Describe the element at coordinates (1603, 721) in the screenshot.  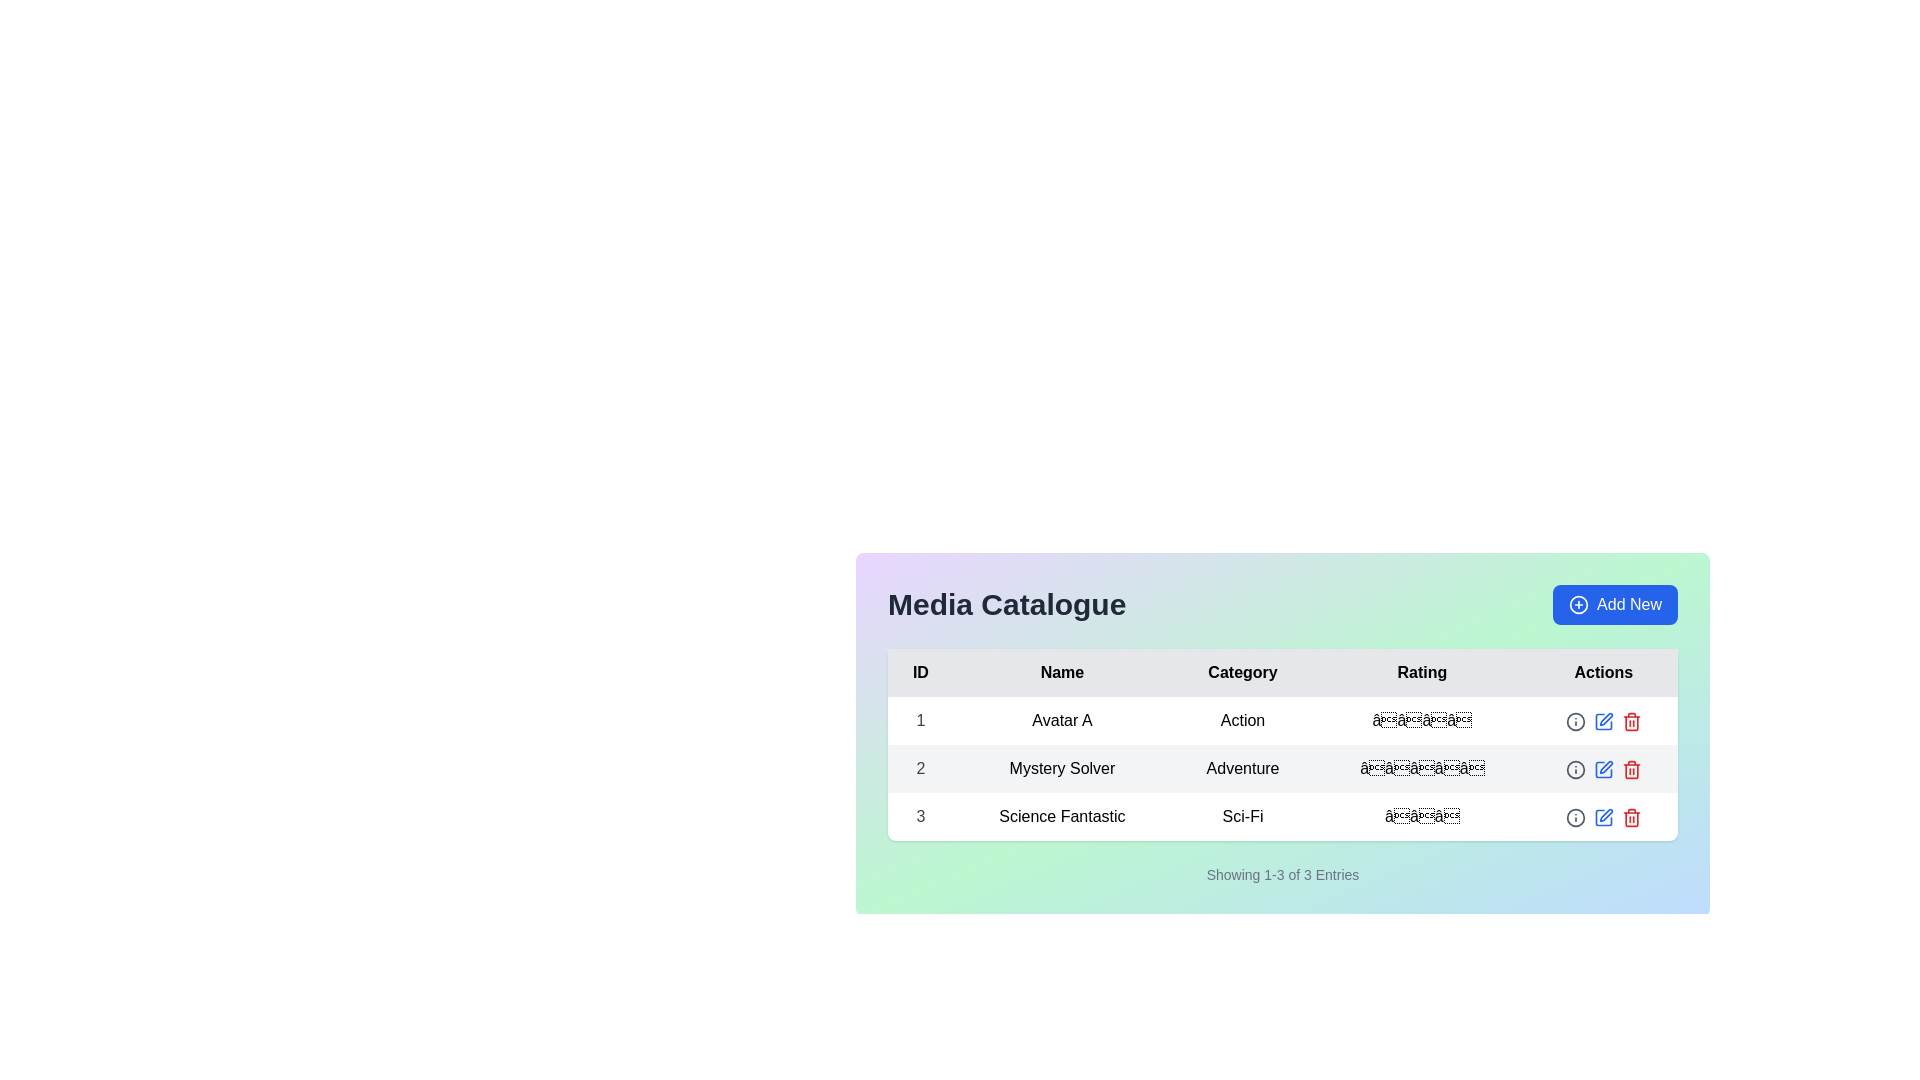
I see `the edit icon button located in the 'Actions' column of the first row in the table` at that location.